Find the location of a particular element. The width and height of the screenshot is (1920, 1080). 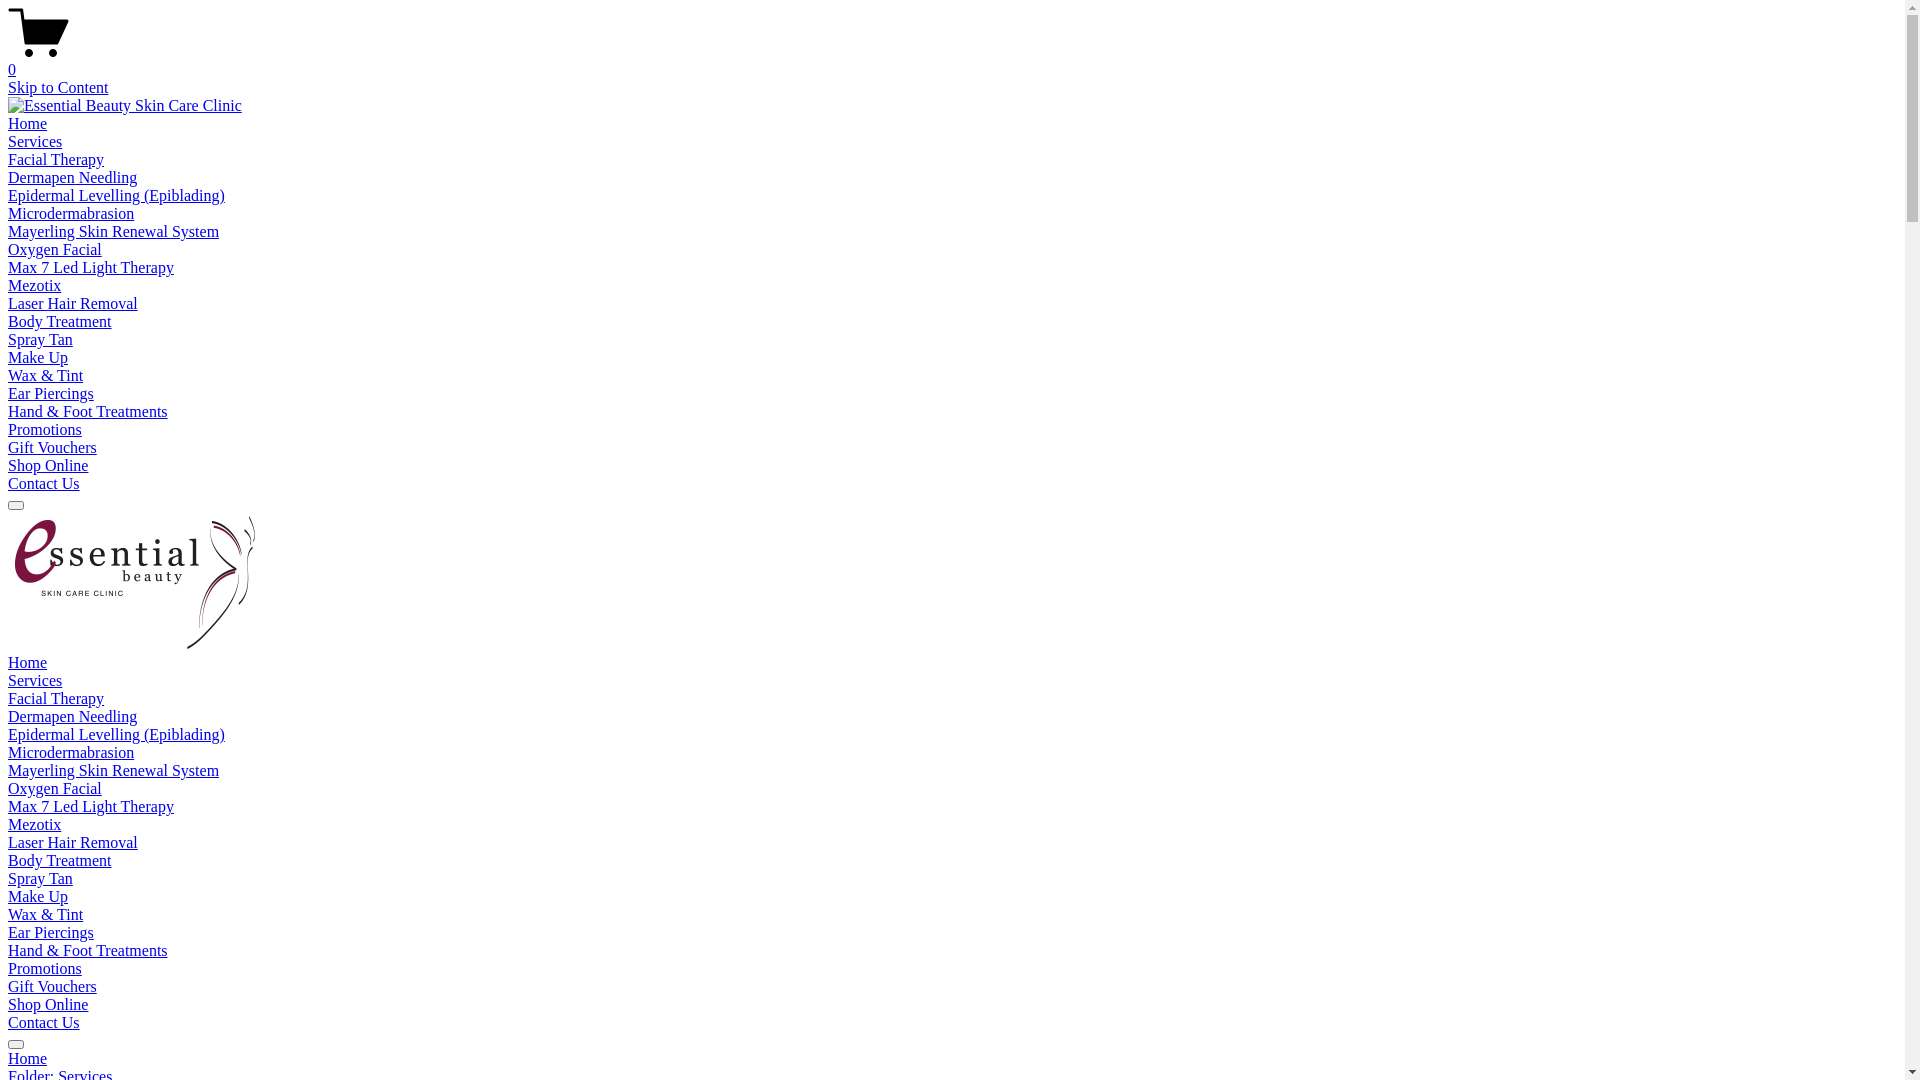

'Wax & Tint' is located at coordinates (8, 914).